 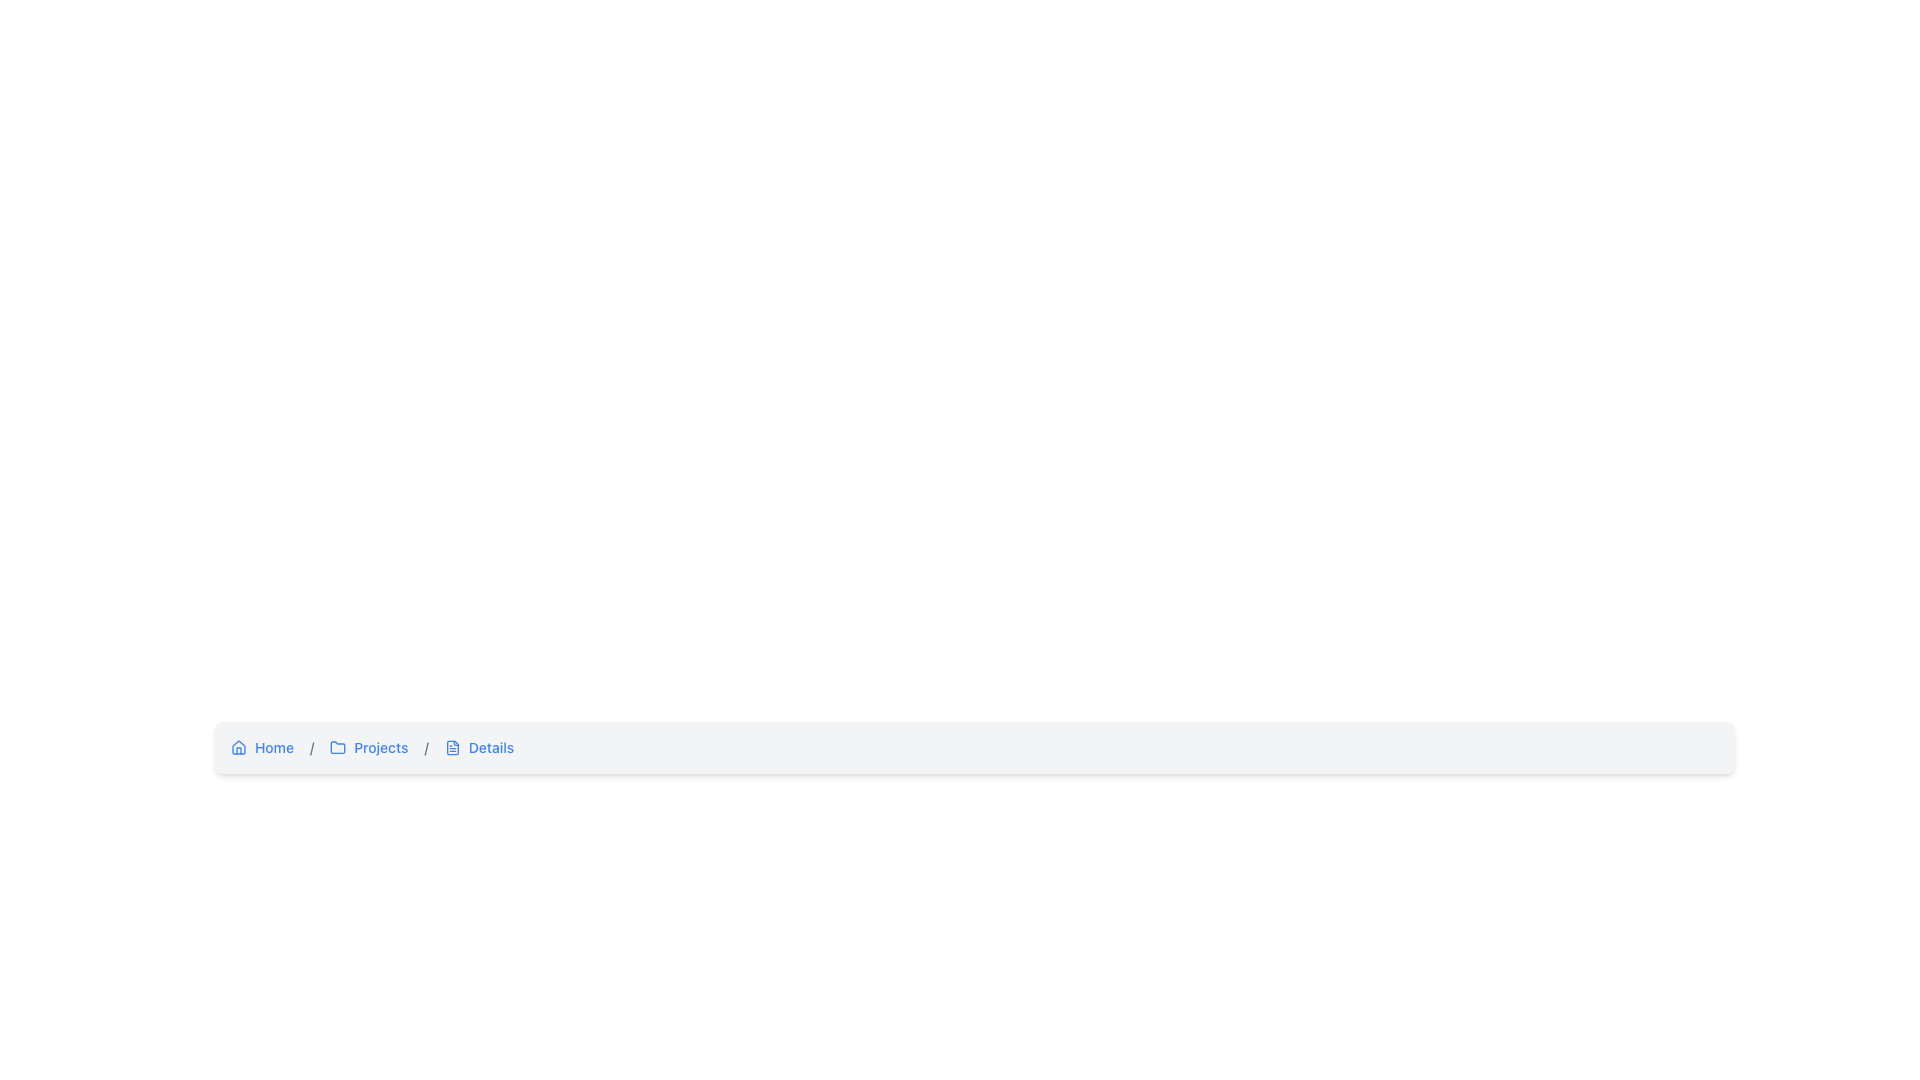 I want to click on the 'Projects' segment of the breadcrumb navigation, so click(x=974, y=748).